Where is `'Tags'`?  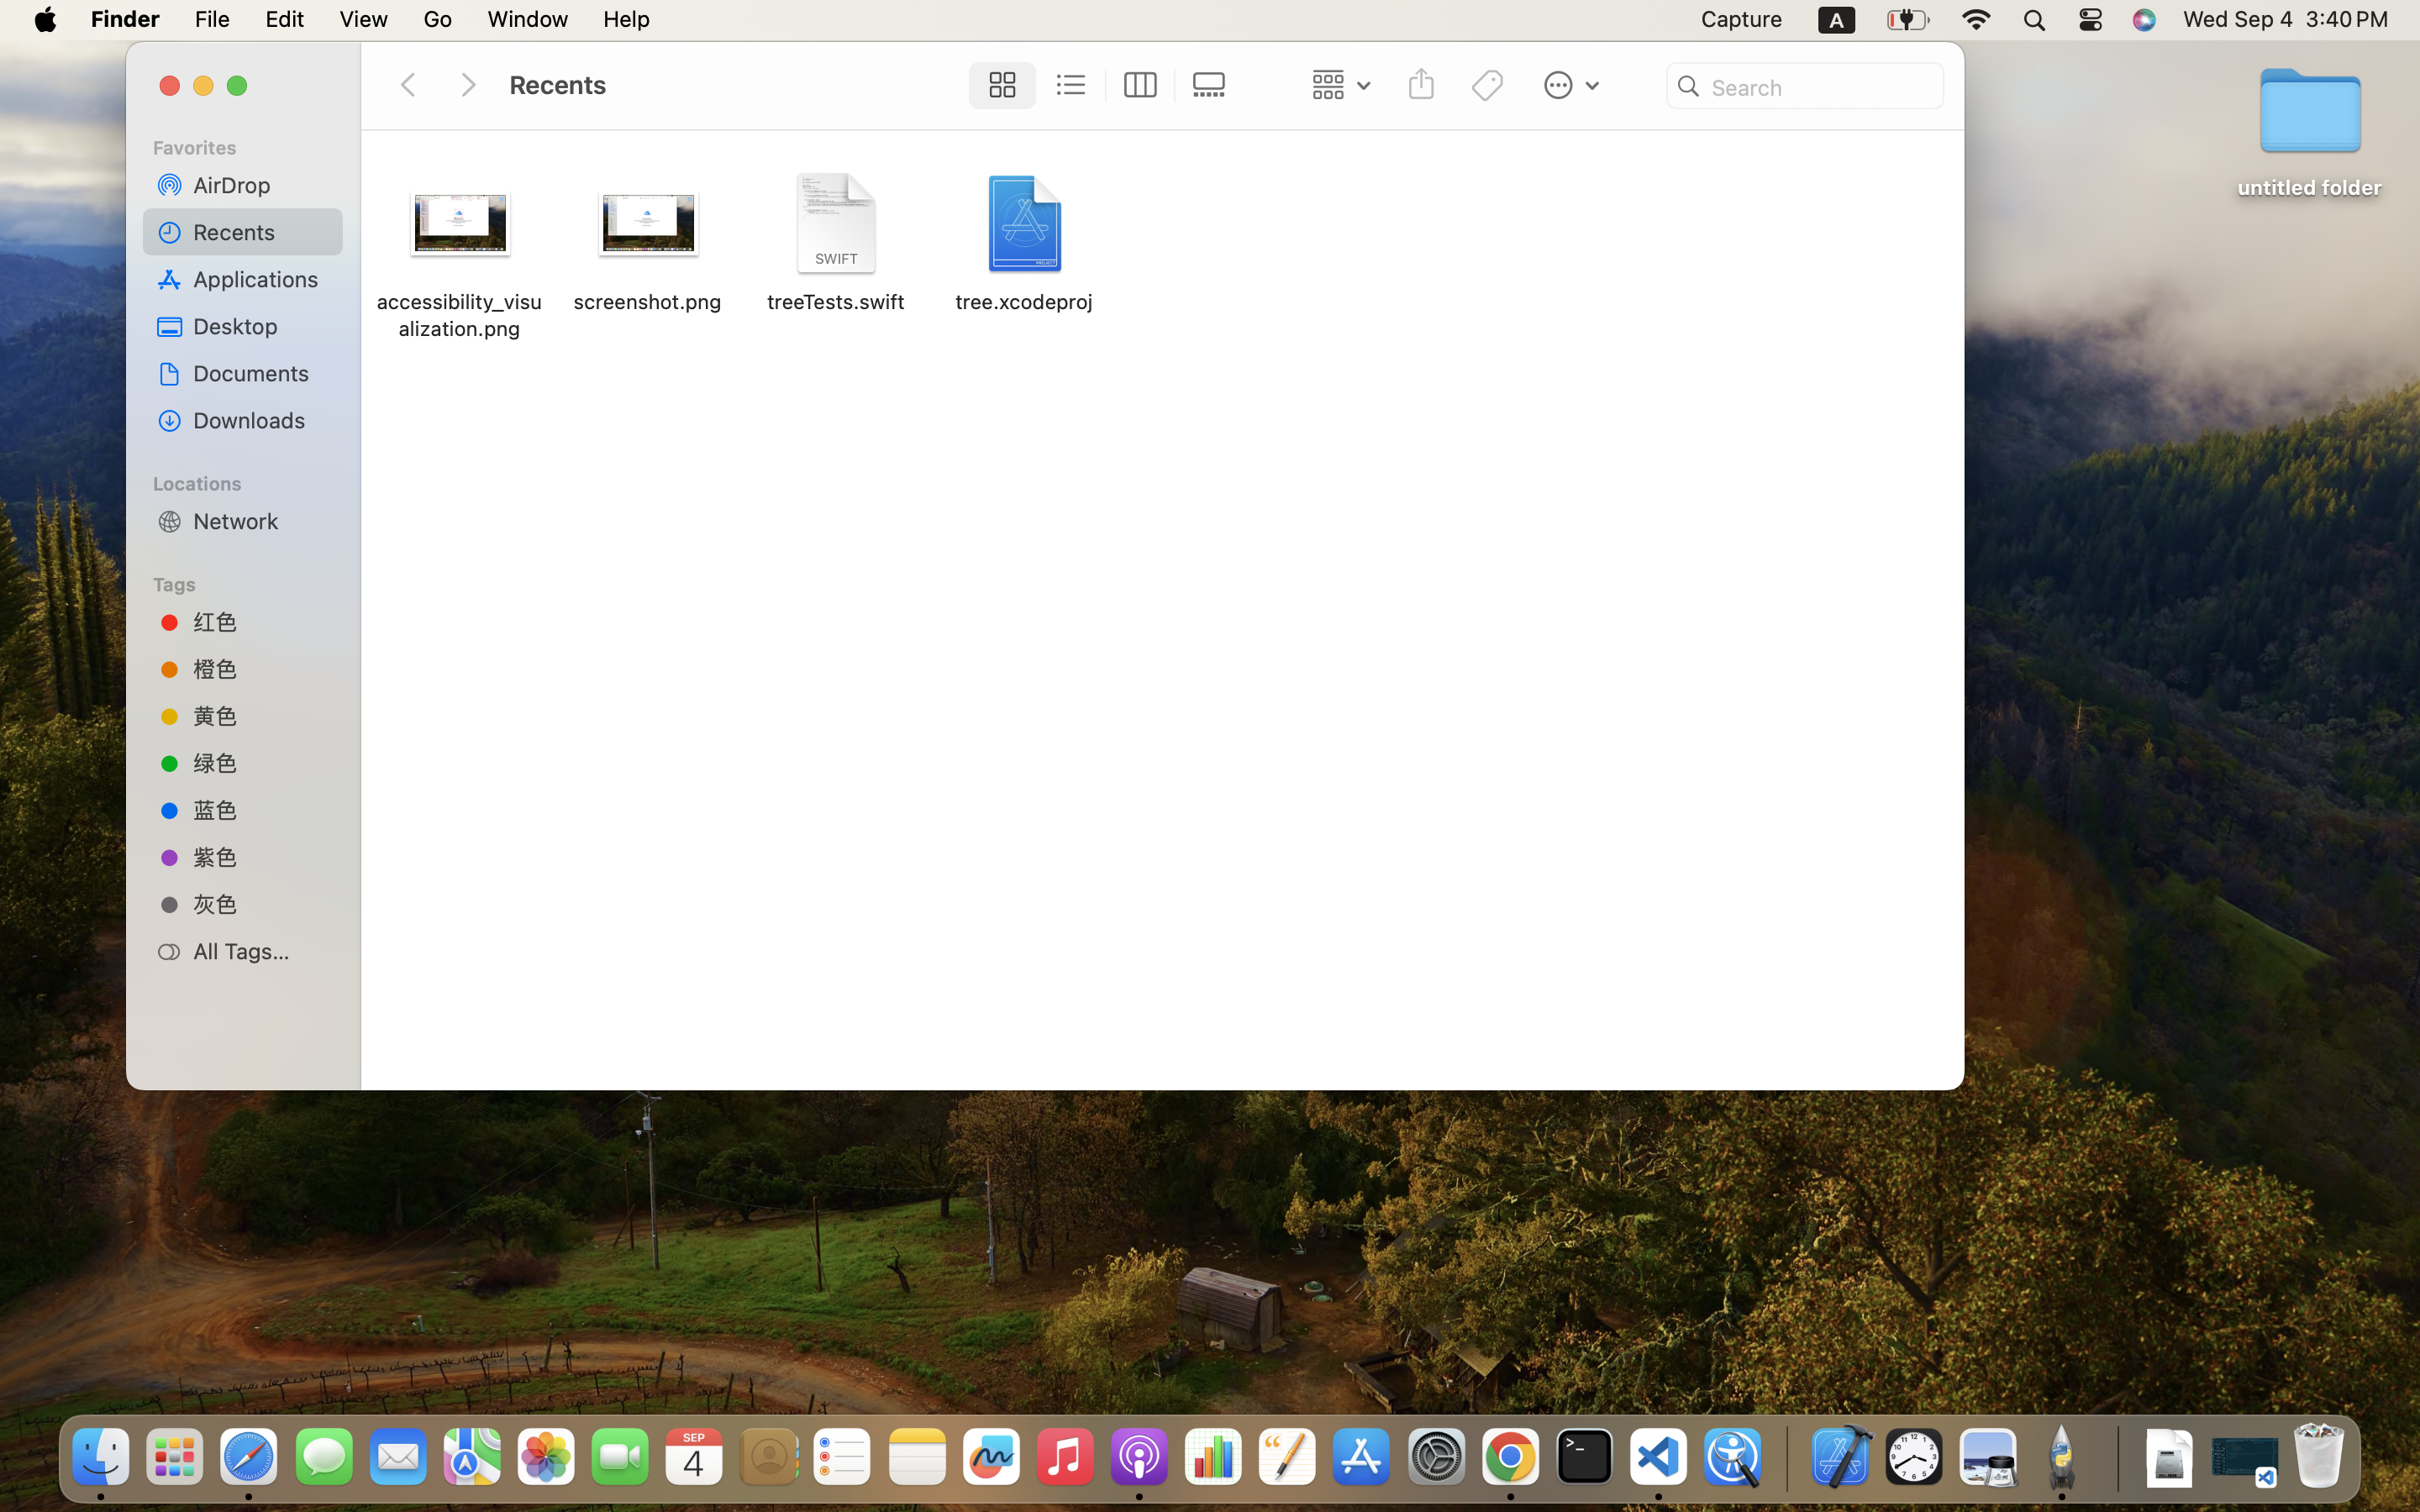 'Tags' is located at coordinates (251, 580).